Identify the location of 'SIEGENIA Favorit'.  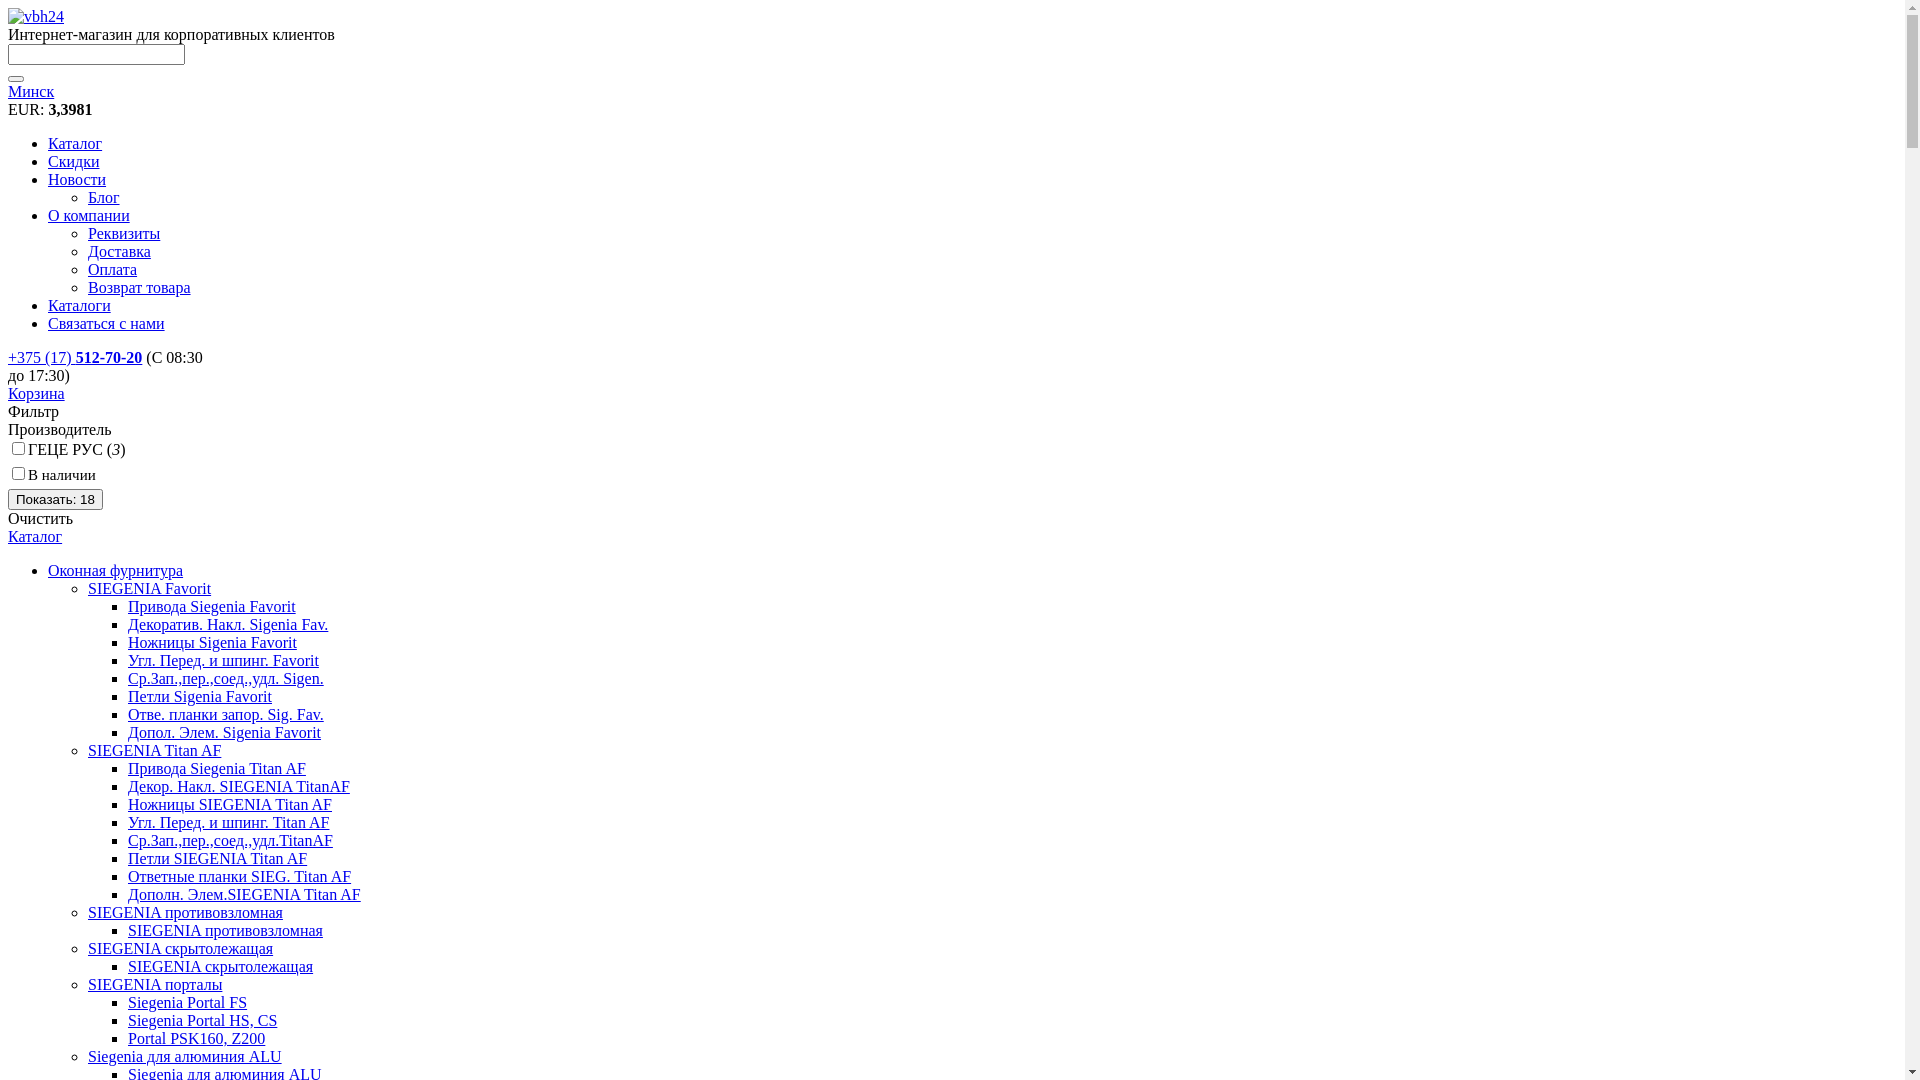
(148, 587).